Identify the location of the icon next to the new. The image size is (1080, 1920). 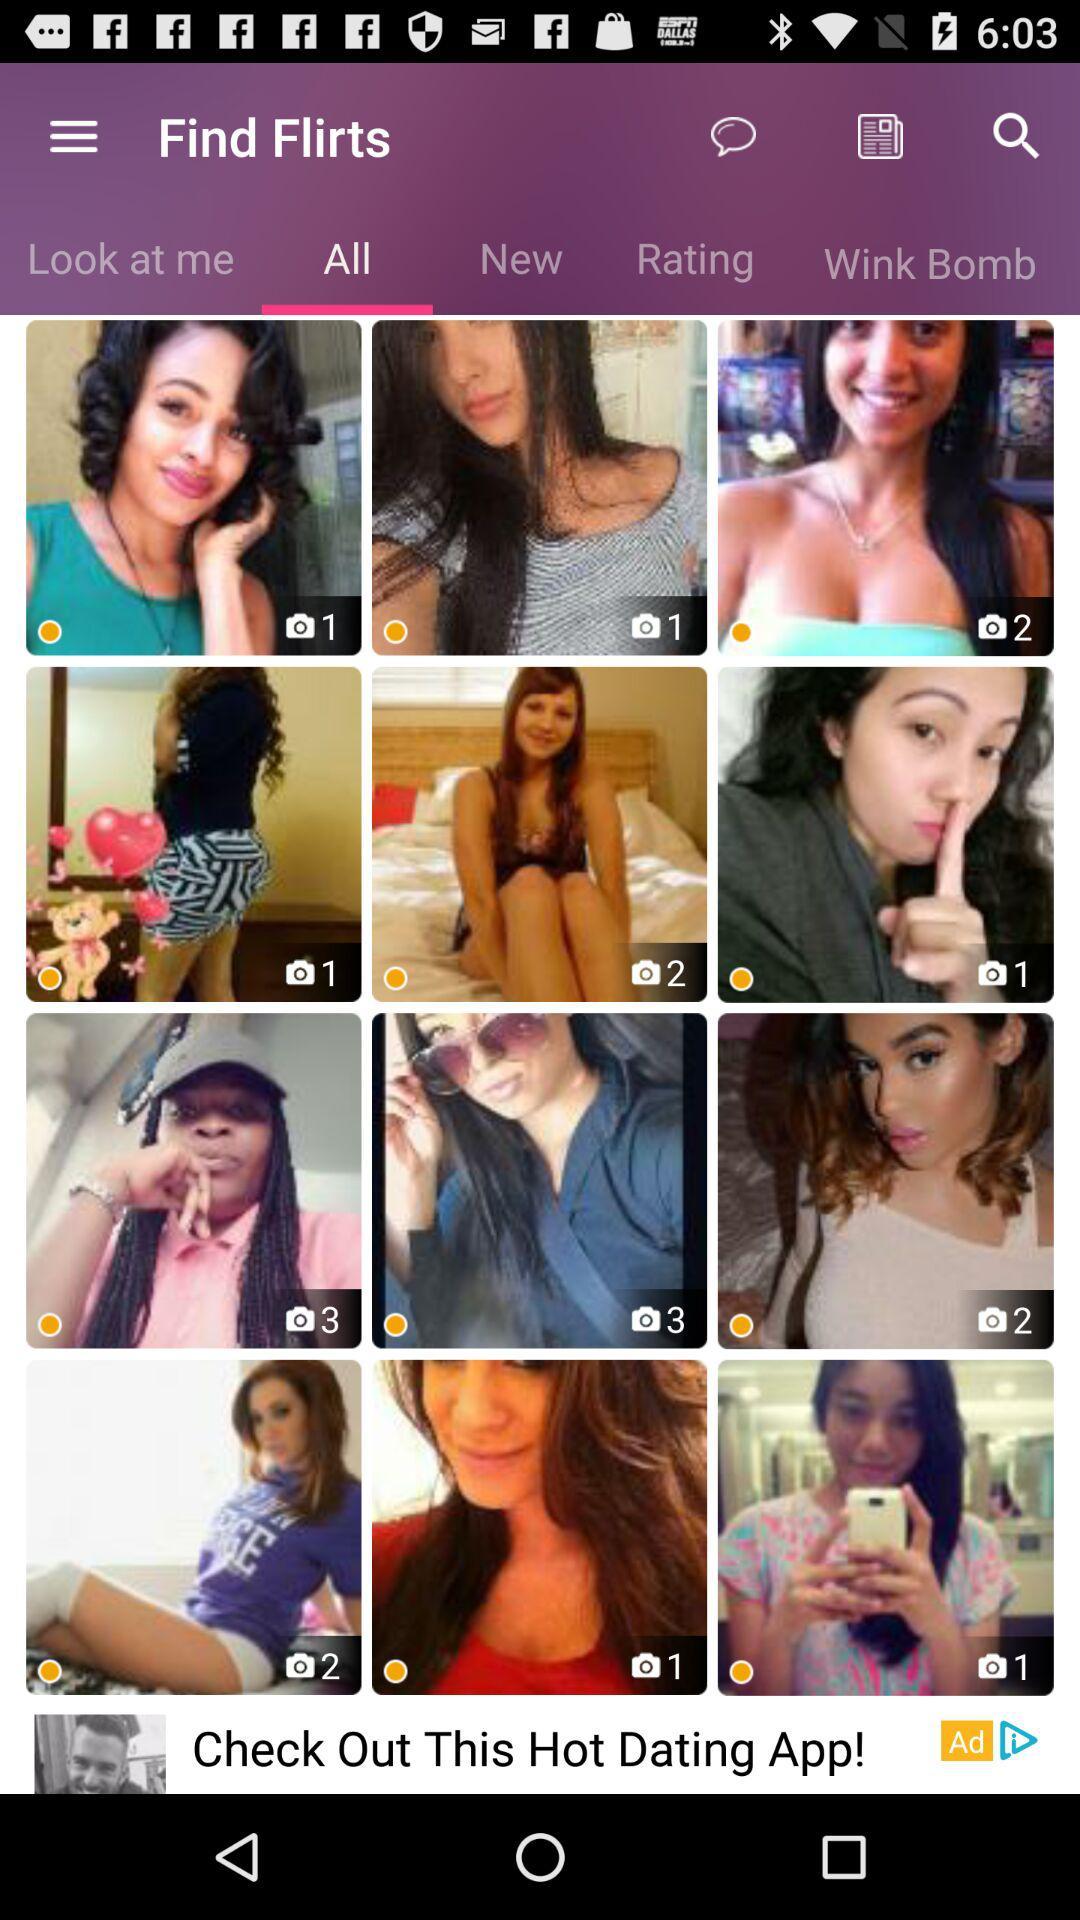
(346, 261).